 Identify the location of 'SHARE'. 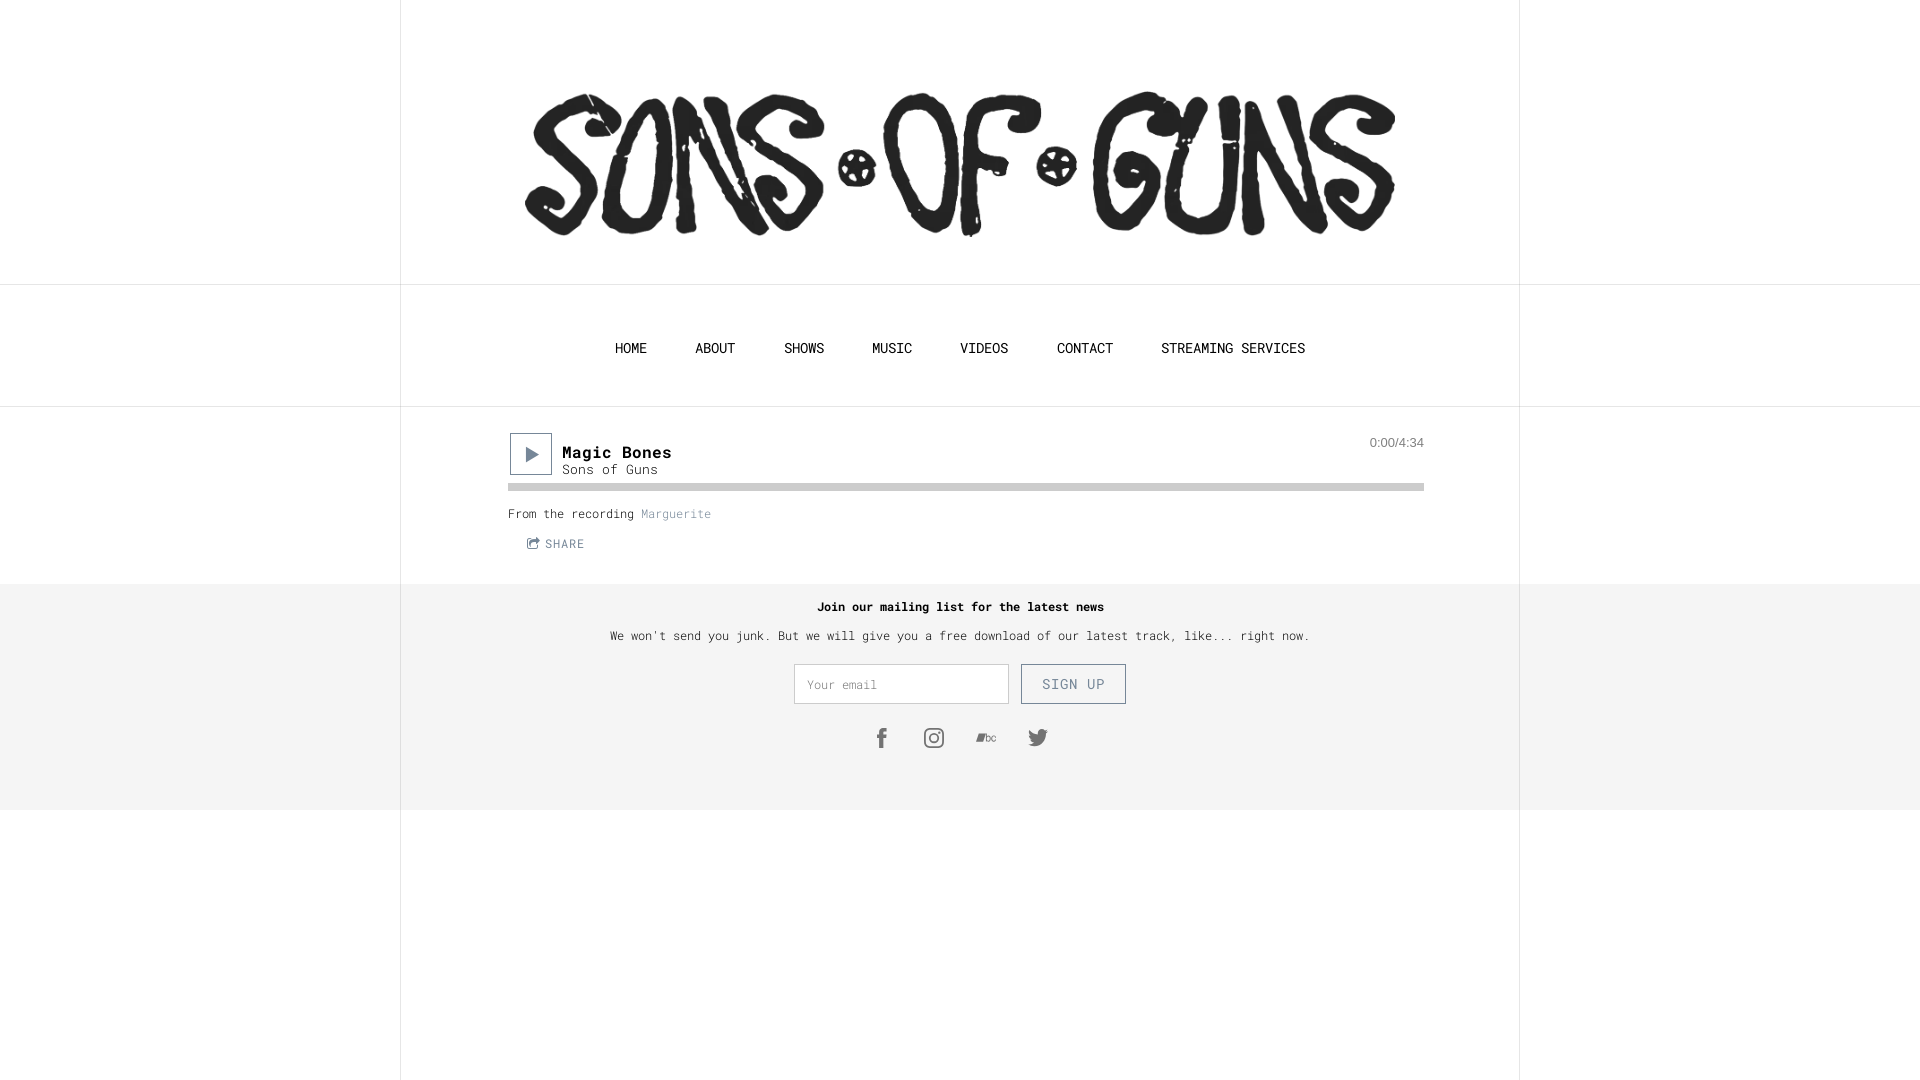
(556, 543).